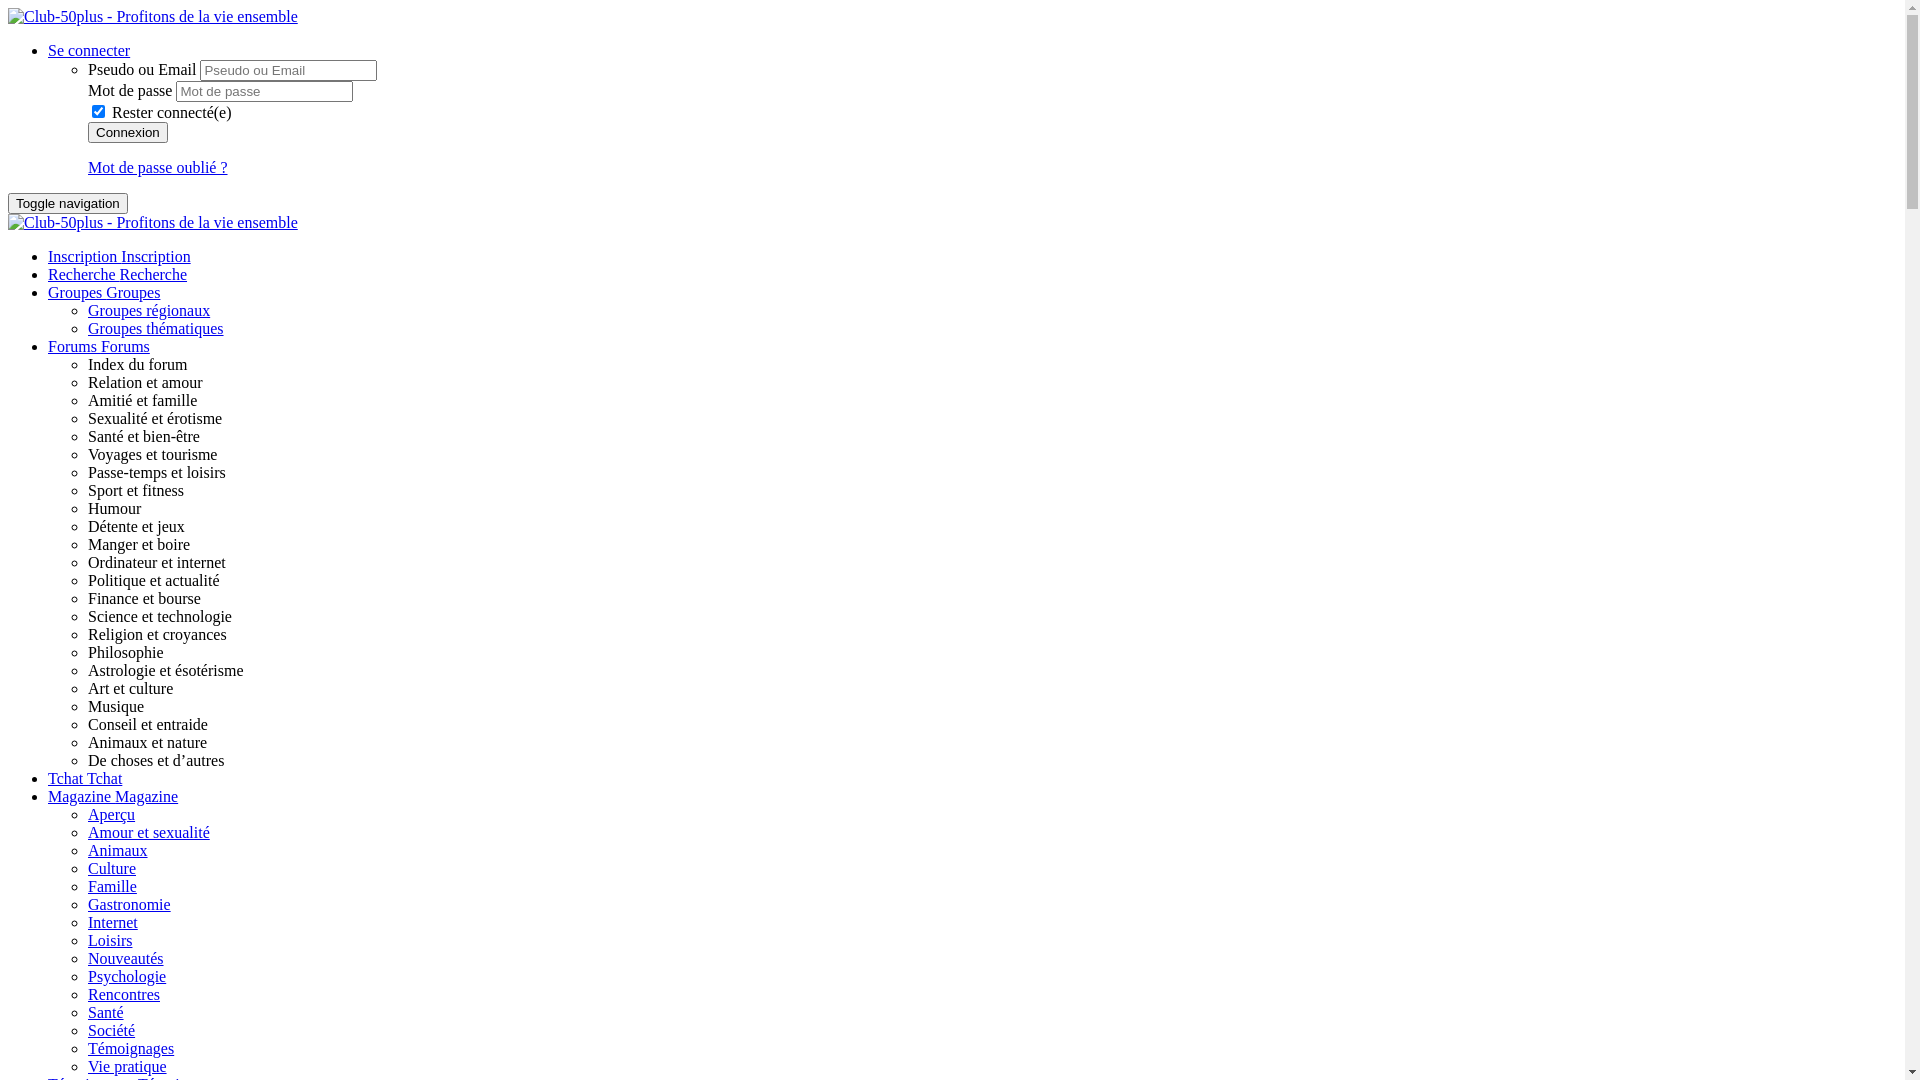 This screenshot has width=1920, height=1080. What do you see at coordinates (103, 777) in the screenshot?
I see `'Tchat'` at bounding box center [103, 777].